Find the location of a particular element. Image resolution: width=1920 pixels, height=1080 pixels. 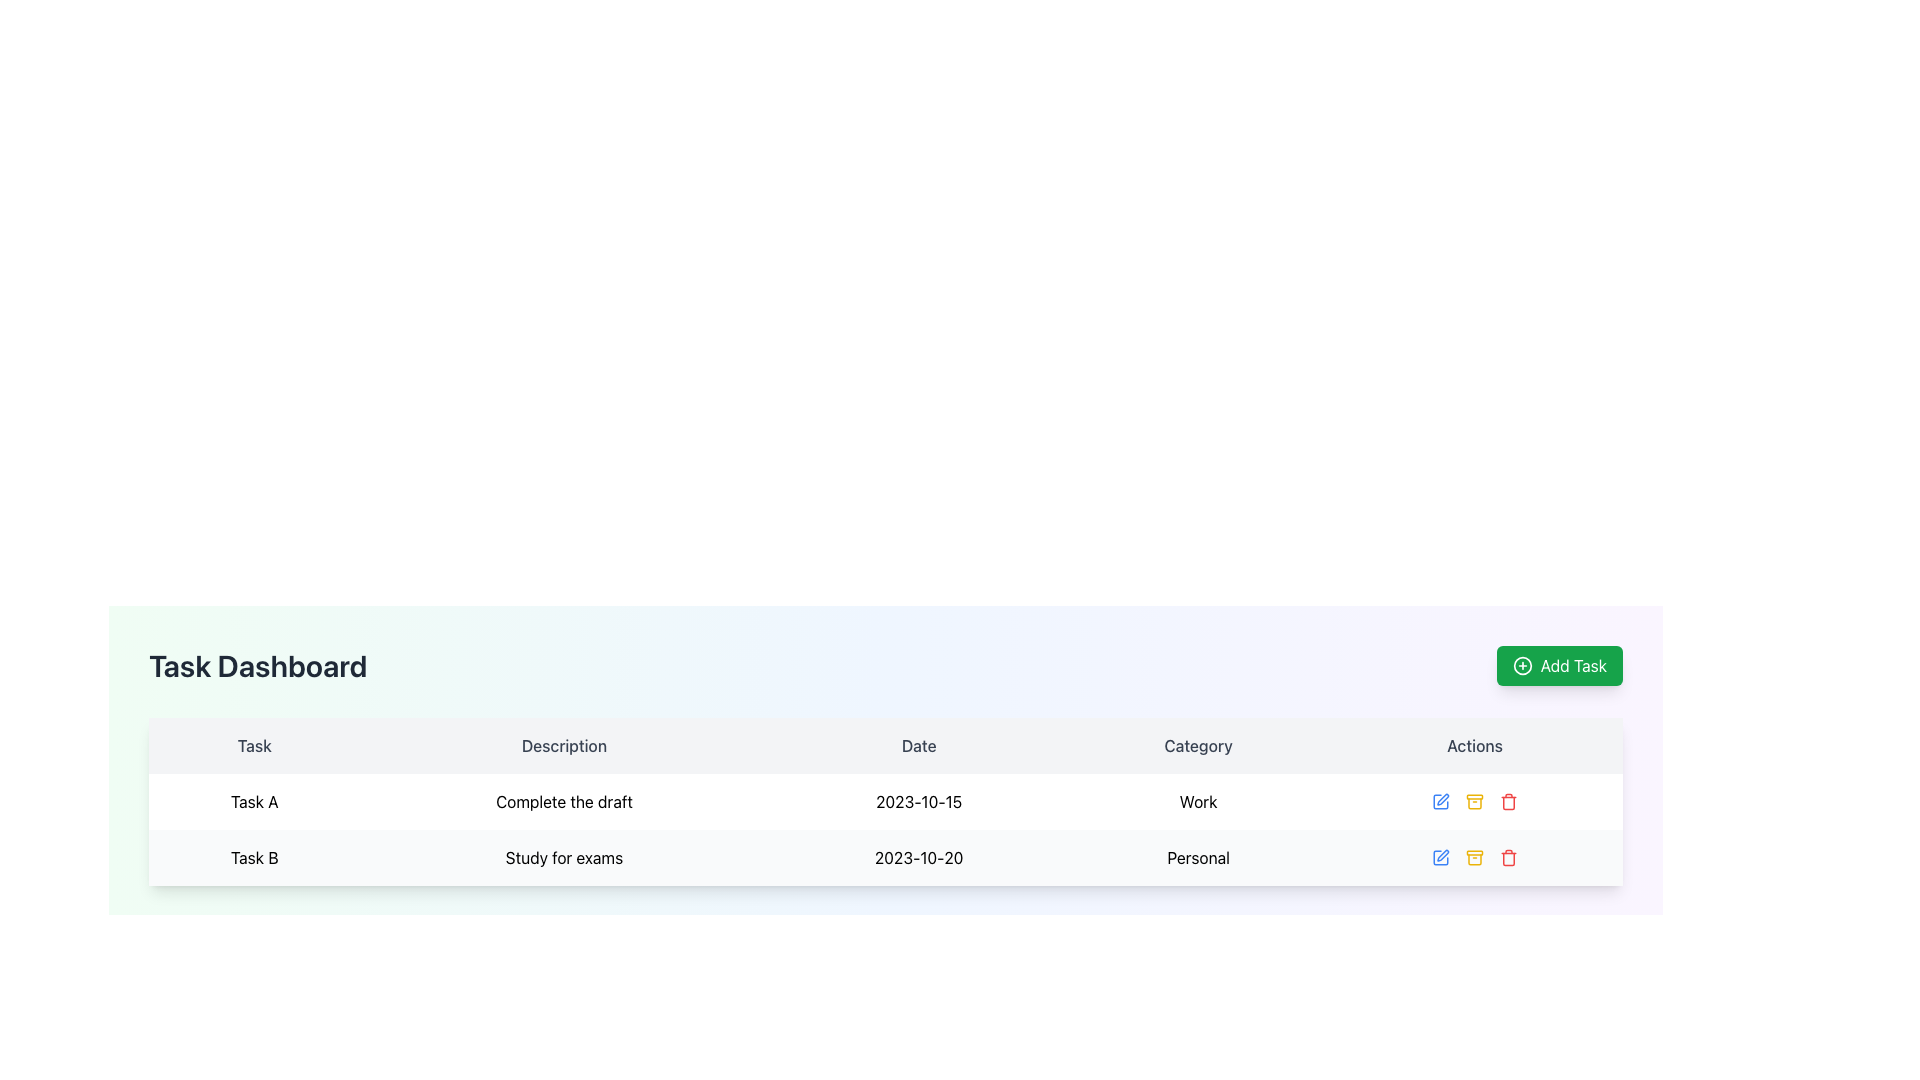

the text descriptor in the second column of the row titled 'Task A' within the 'Task Dashboard' layout is located at coordinates (563, 801).